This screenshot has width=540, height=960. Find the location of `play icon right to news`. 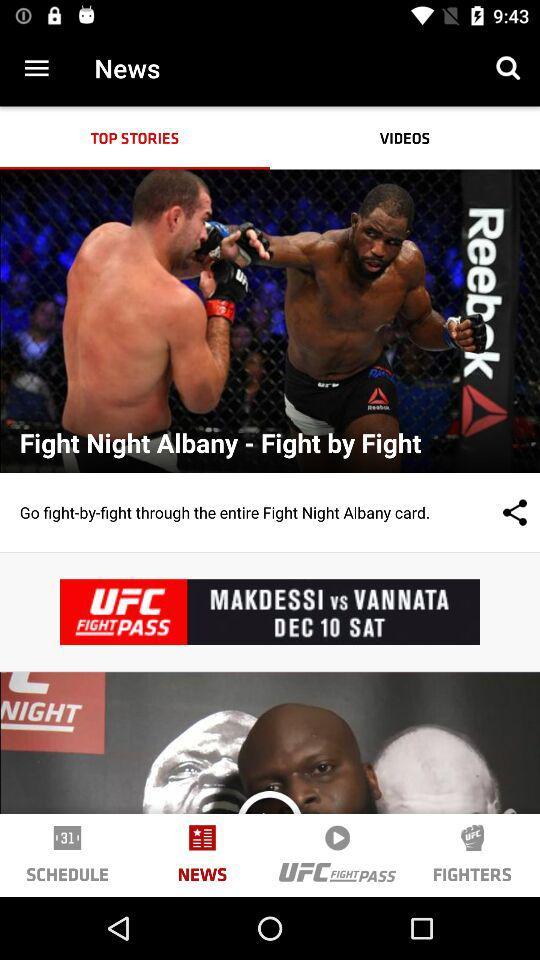

play icon right to news is located at coordinates (337, 837).